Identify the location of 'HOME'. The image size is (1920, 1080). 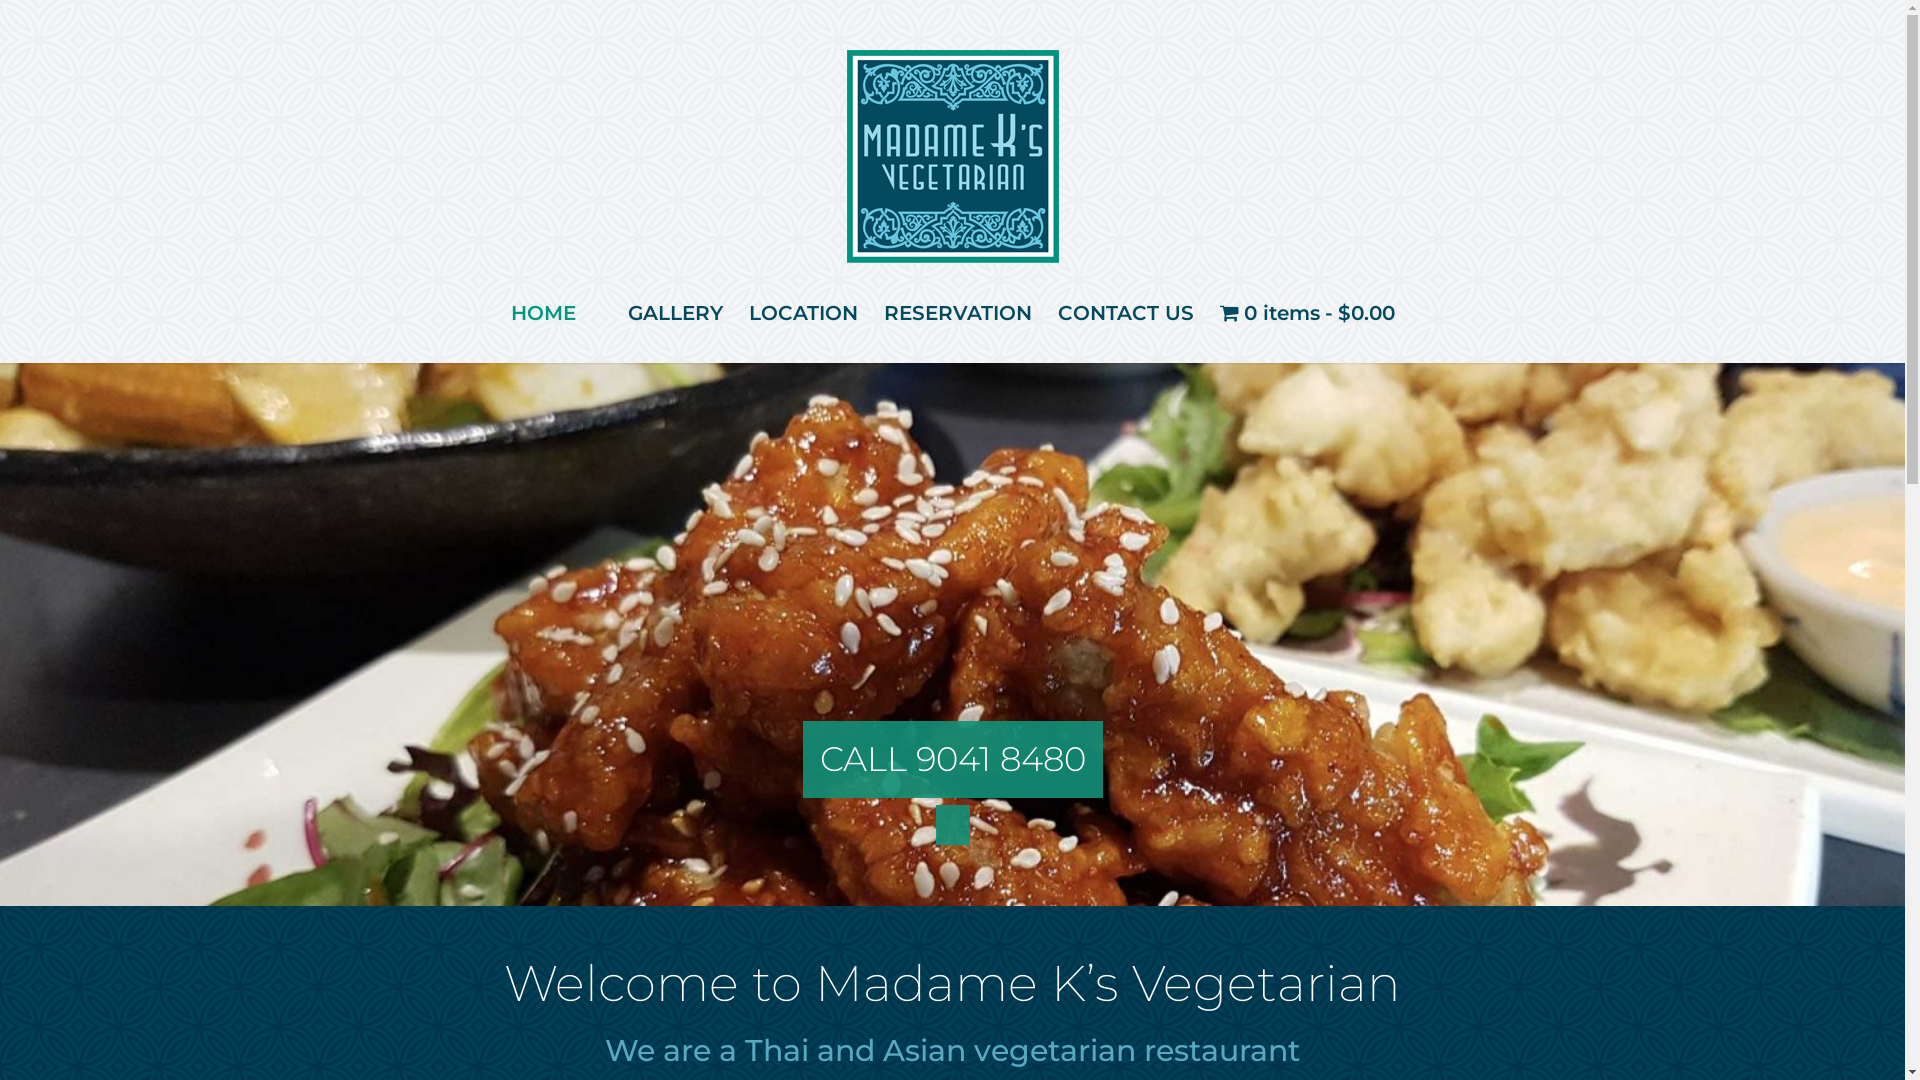
(543, 312).